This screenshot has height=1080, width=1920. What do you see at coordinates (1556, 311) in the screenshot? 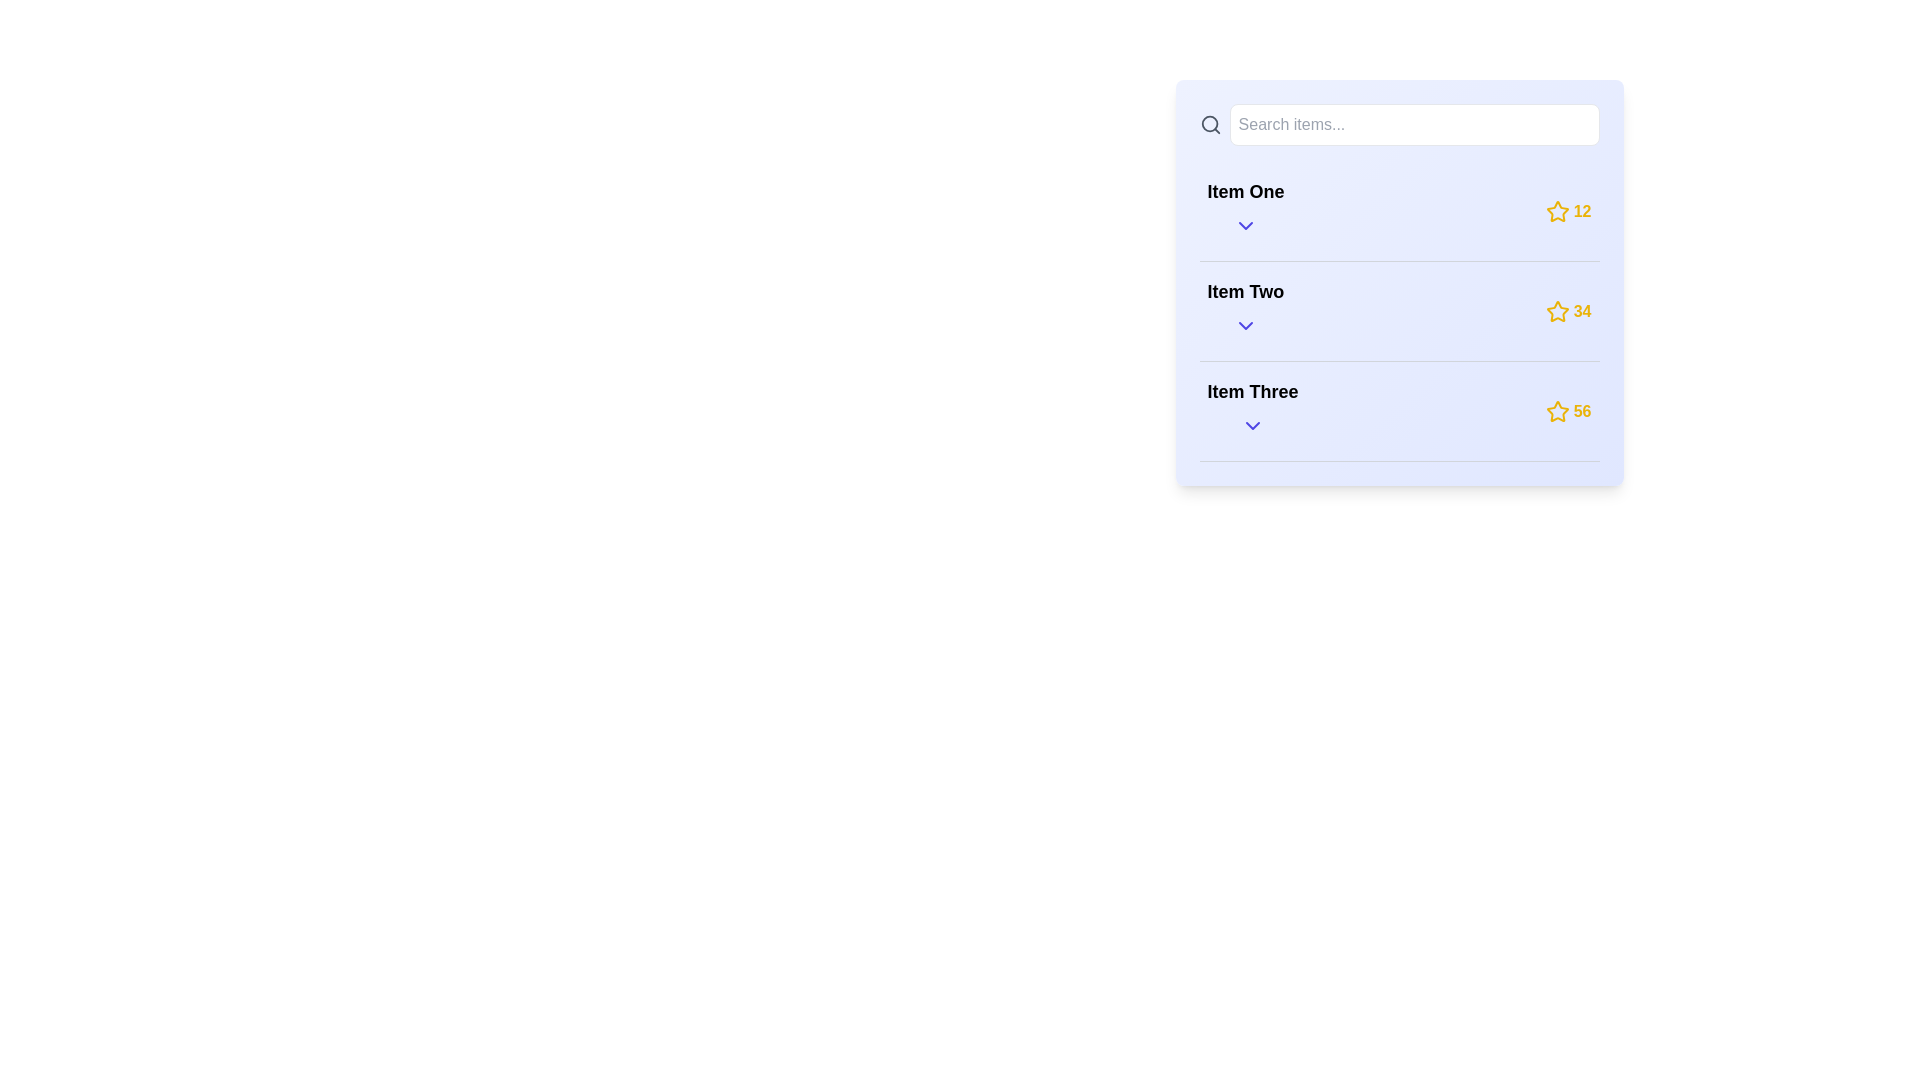
I see `the favorite indicator of Item Two to toggle its favorite status` at bounding box center [1556, 311].